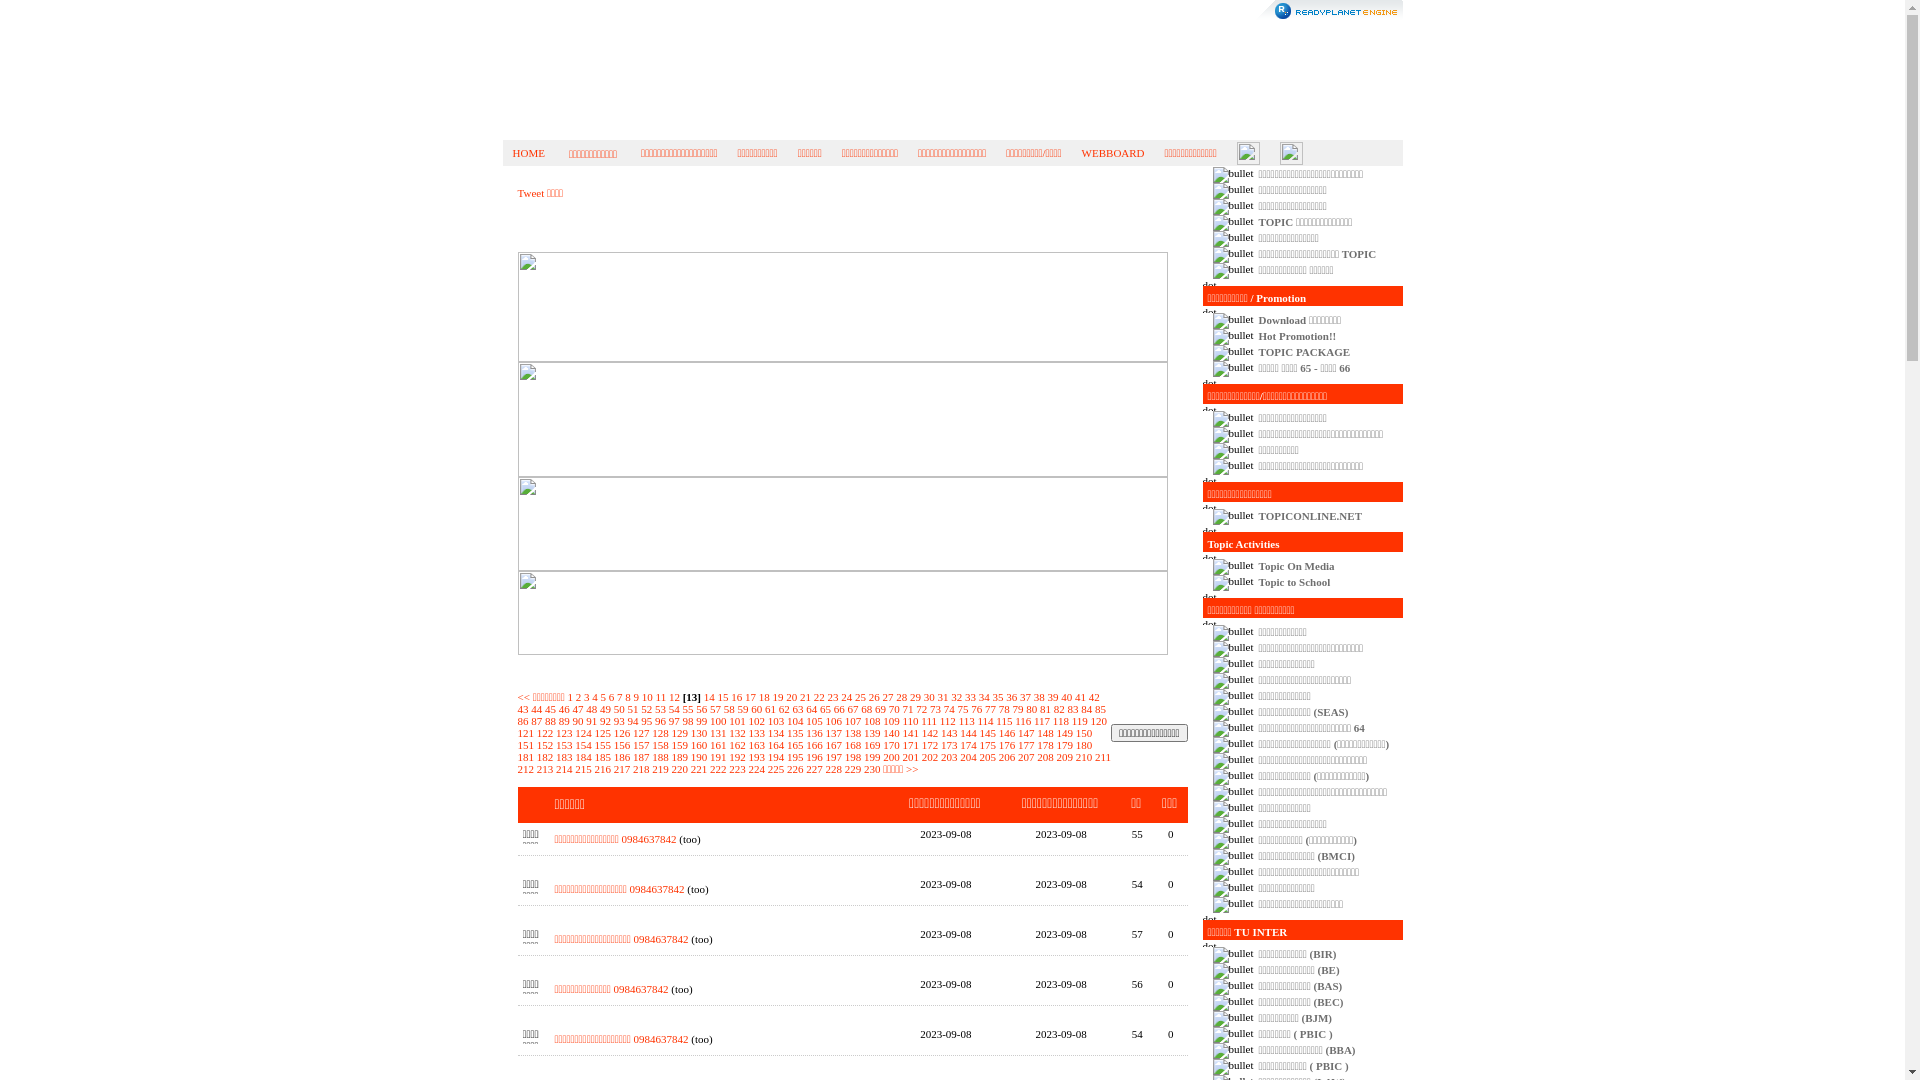  Describe the element at coordinates (794, 767) in the screenshot. I see `'226'` at that location.